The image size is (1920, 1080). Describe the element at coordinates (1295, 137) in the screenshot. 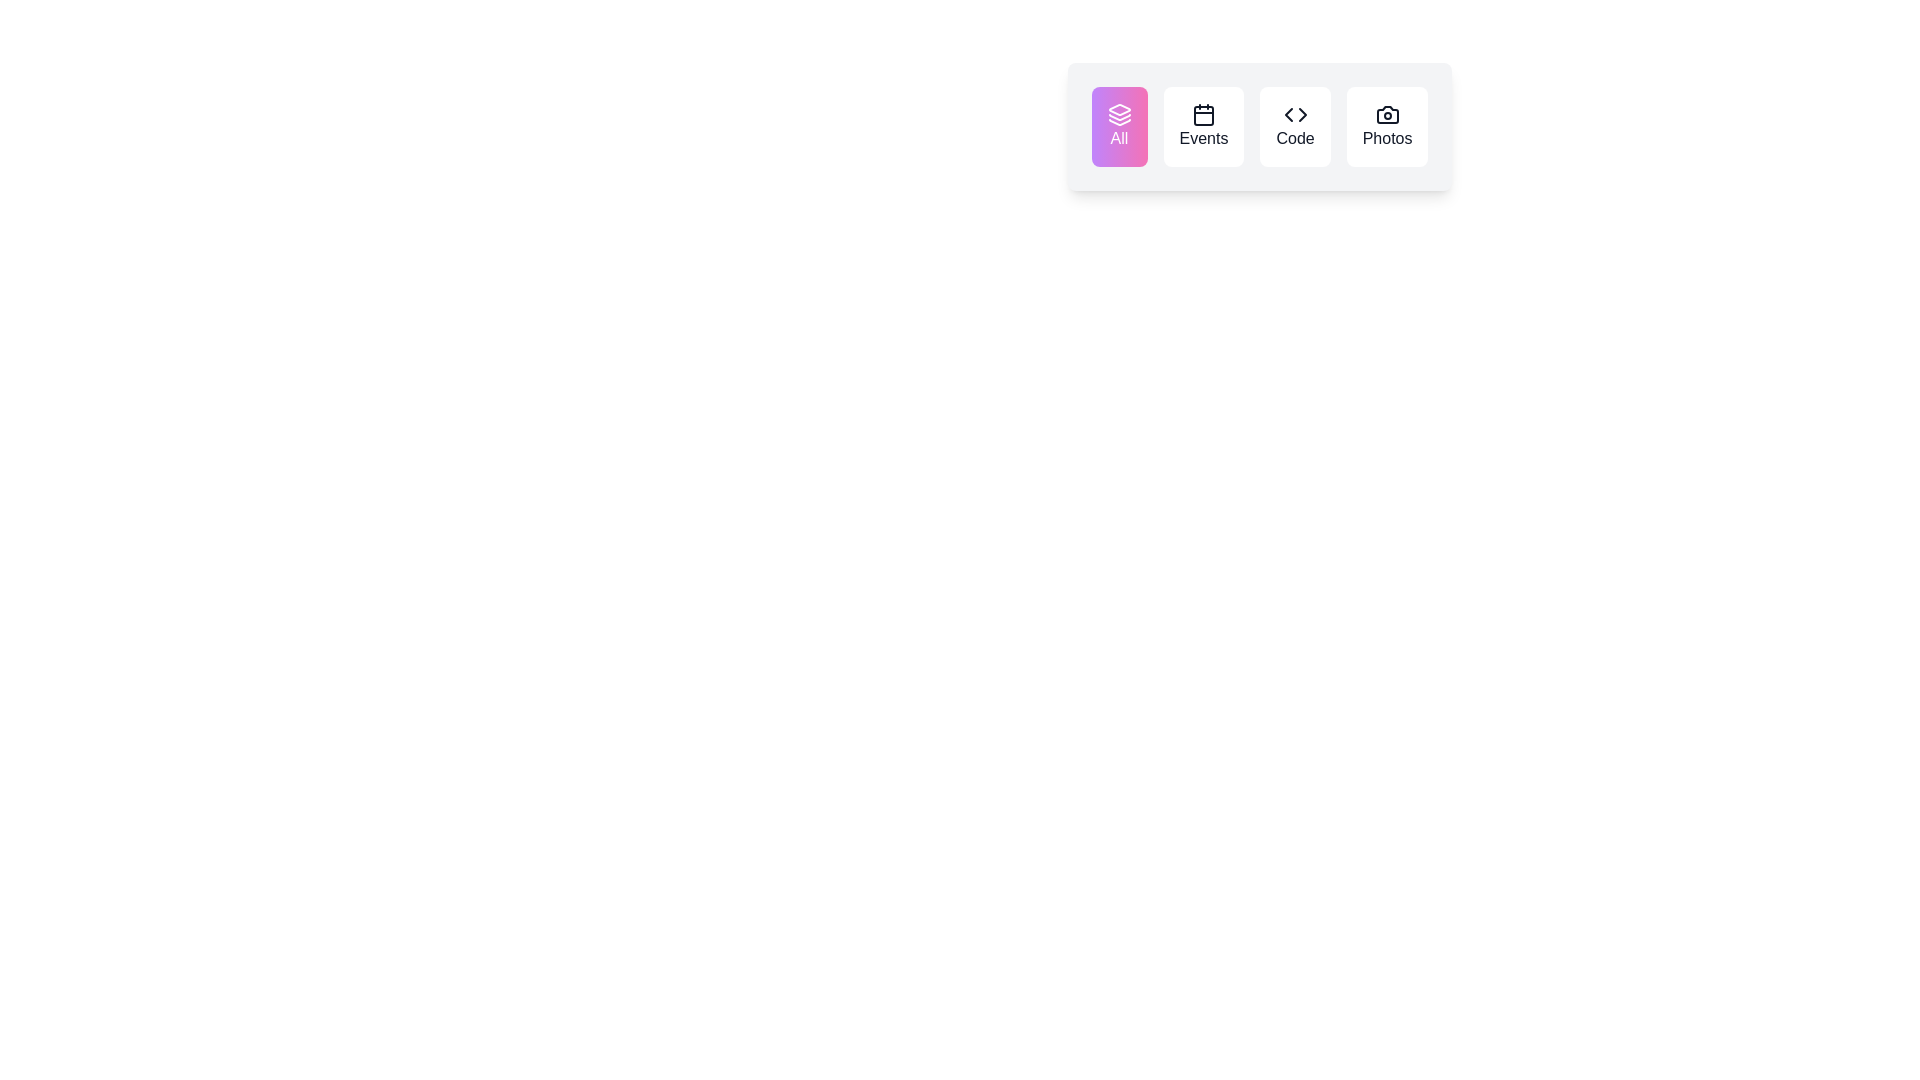

I see `the 'Code' menu item, which is the text label styled in a readable font located within the third item of a horizontal menu bar, positioned between 'Events' and 'Photos'` at that location.